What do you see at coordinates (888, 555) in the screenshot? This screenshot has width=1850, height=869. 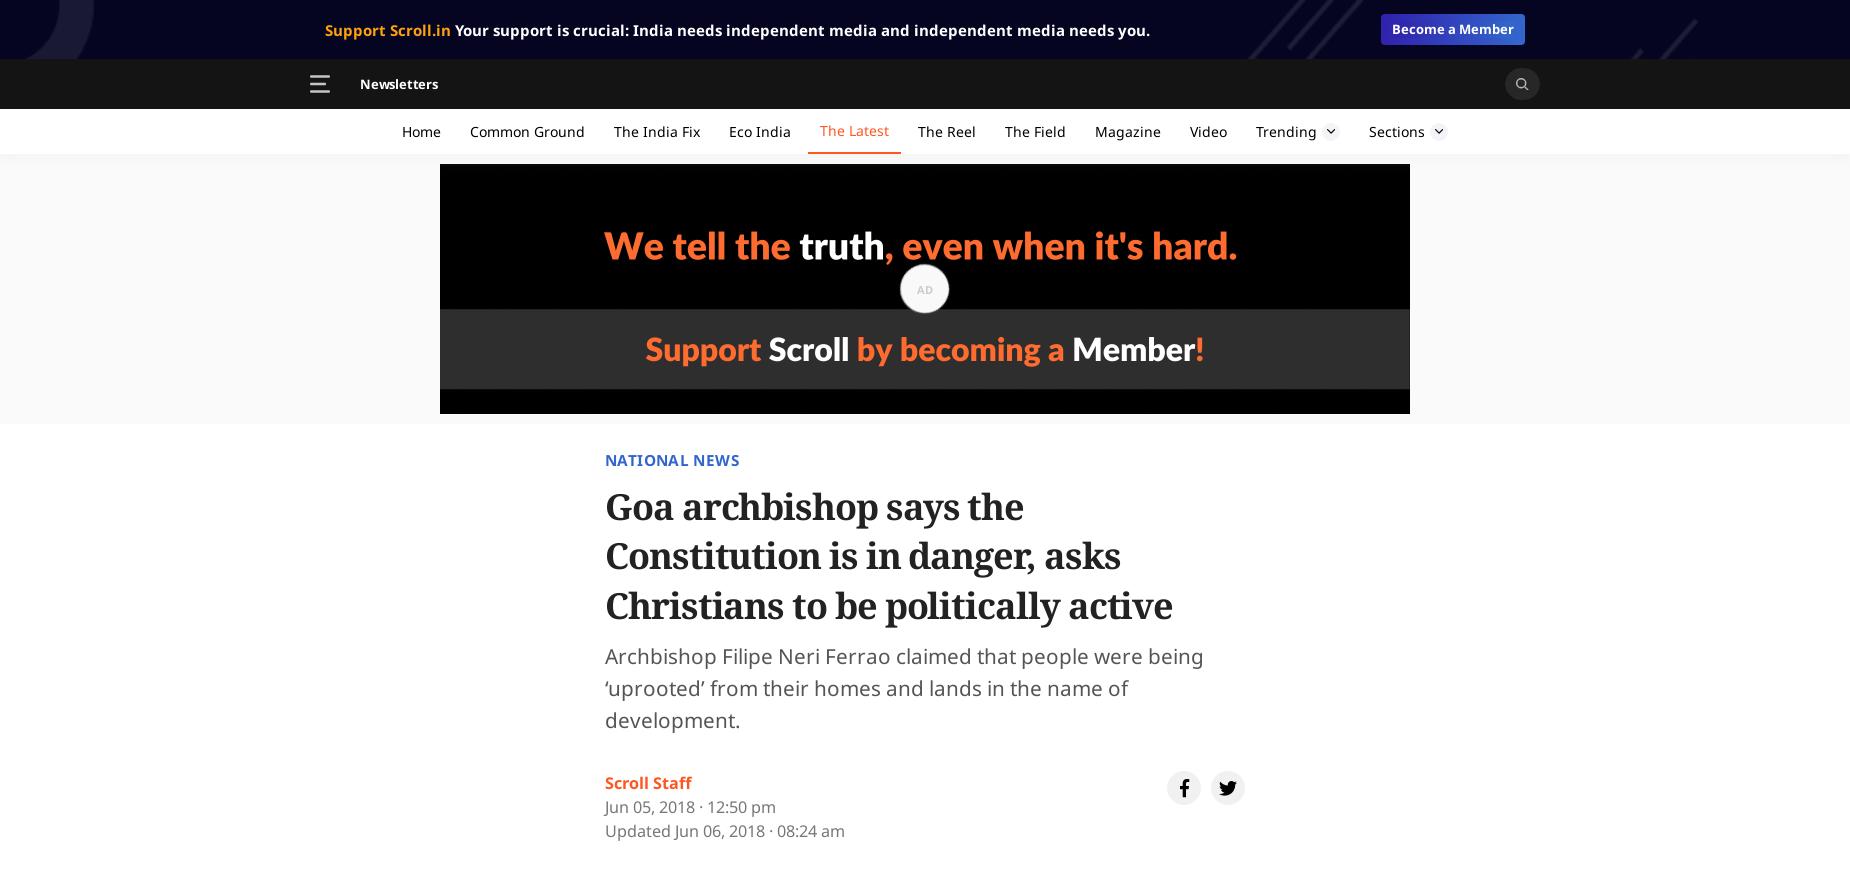 I see `'Goa archbishop says the Constitution is in danger, asks Christians to be politically active'` at bounding box center [888, 555].